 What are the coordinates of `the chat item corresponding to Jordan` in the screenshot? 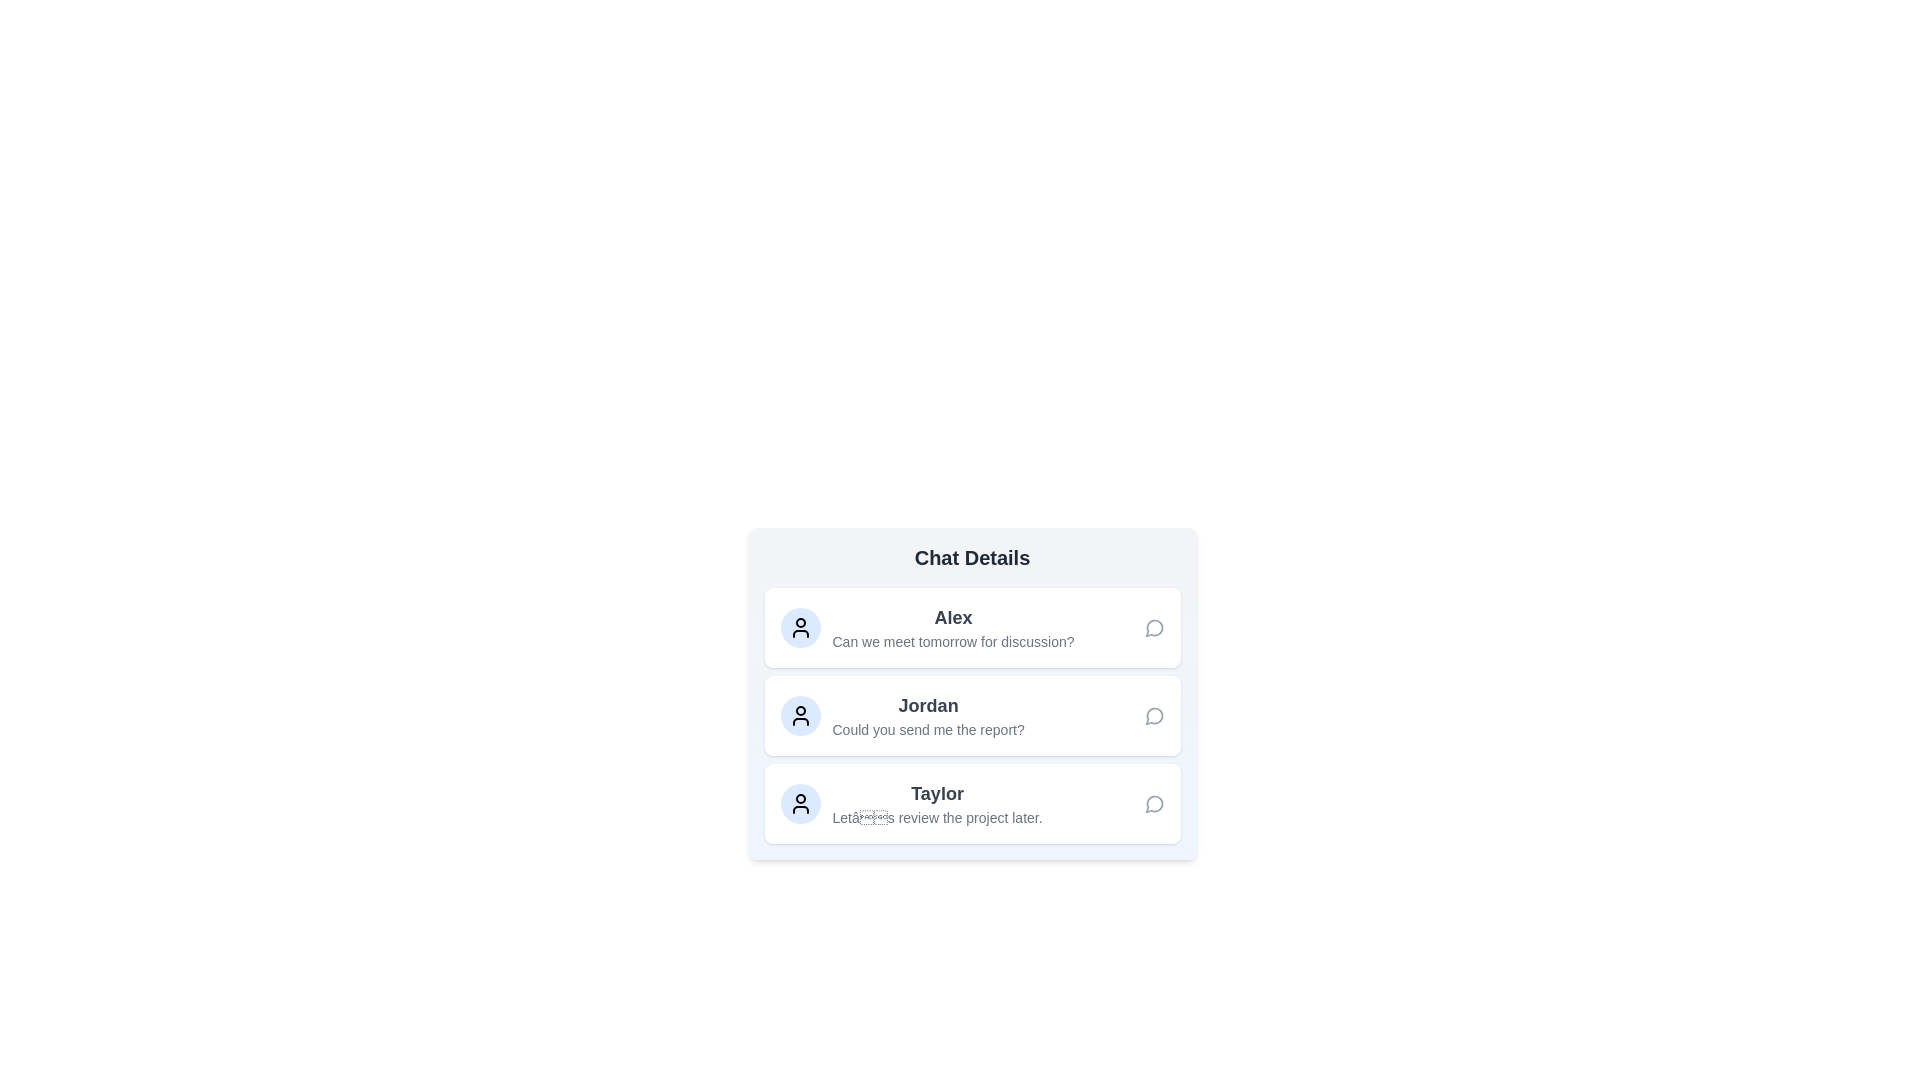 It's located at (972, 715).